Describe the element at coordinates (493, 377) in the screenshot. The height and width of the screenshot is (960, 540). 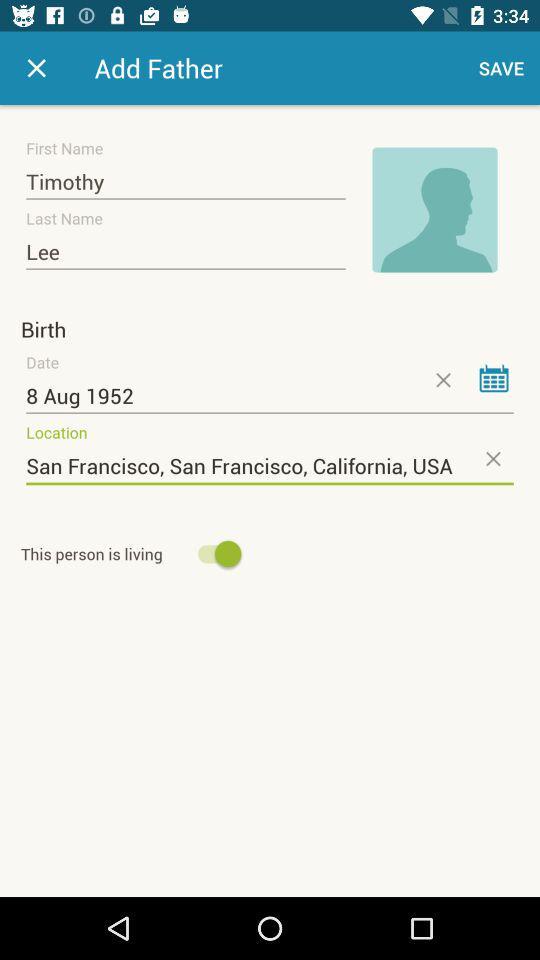
I see `change date calendar` at that location.